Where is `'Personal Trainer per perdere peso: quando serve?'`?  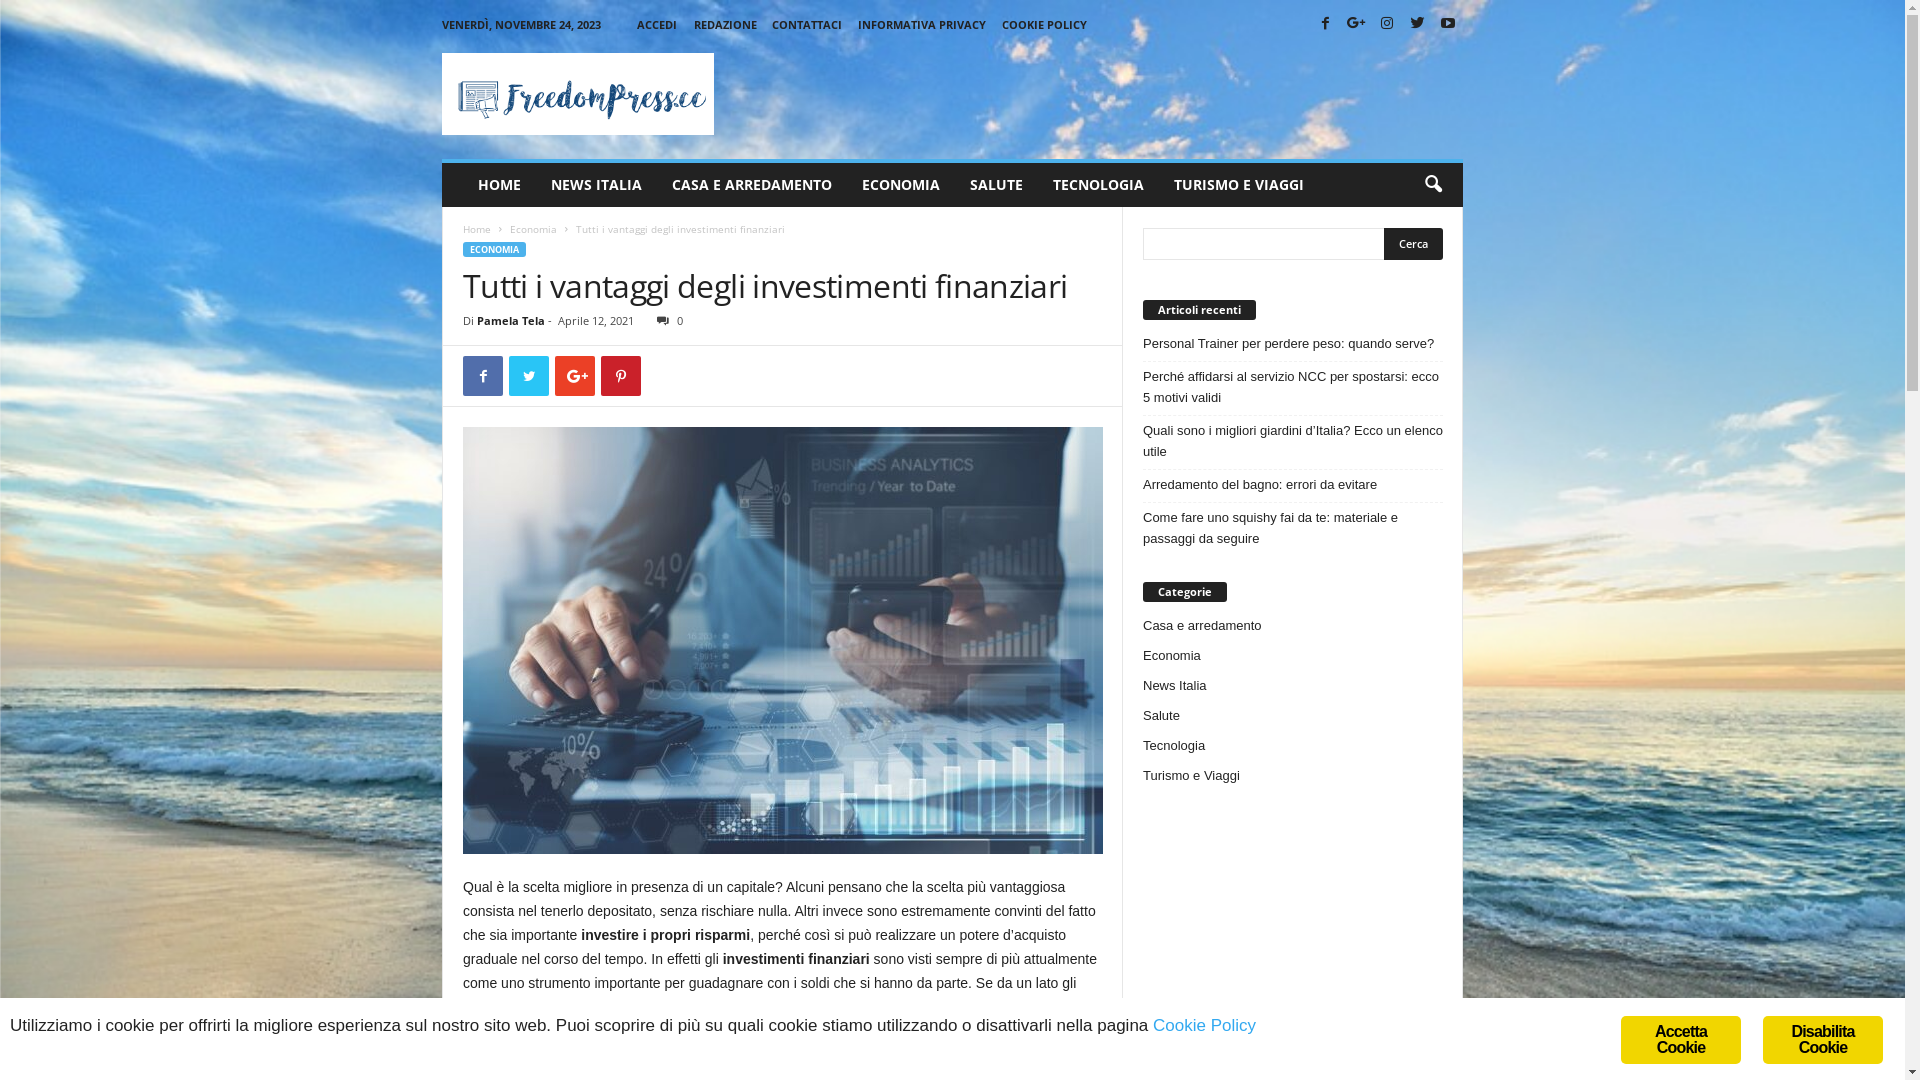
'Personal Trainer per perdere peso: quando serve?' is located at coordinates (1292, 342).